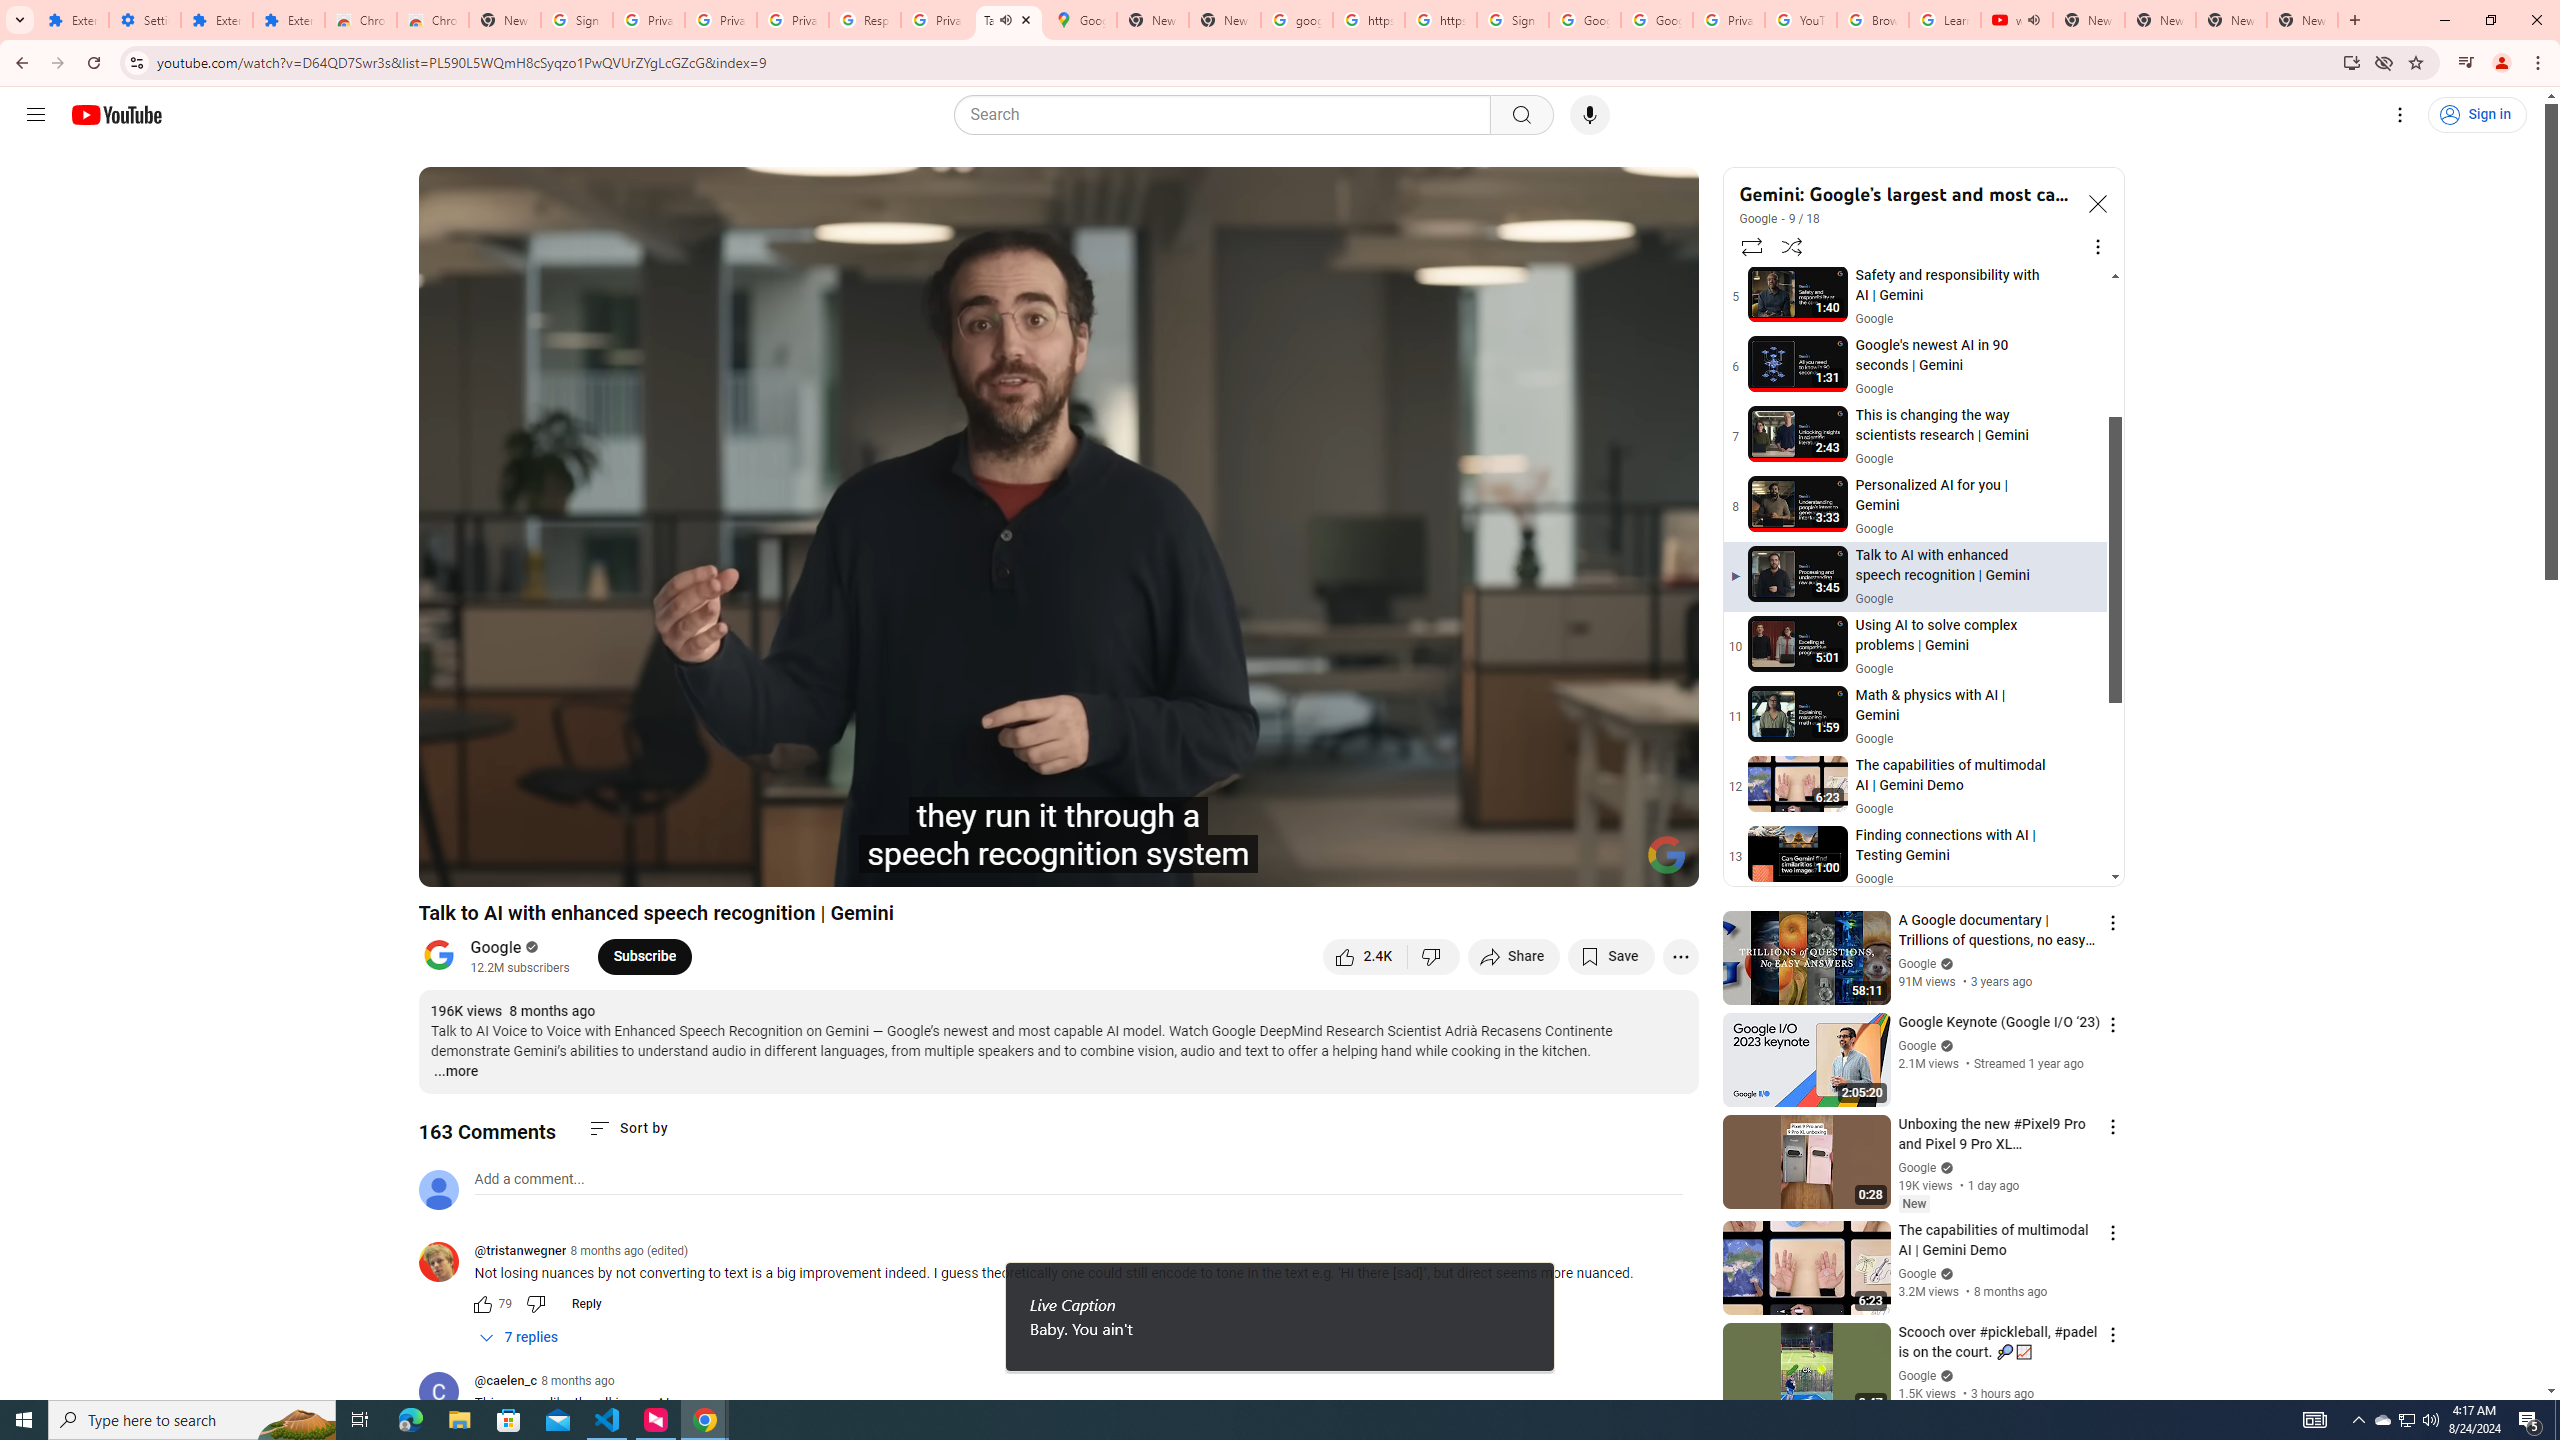 The image size is (2560, 1440). I want to click on 'Default profile photo', so click(436, 1188).